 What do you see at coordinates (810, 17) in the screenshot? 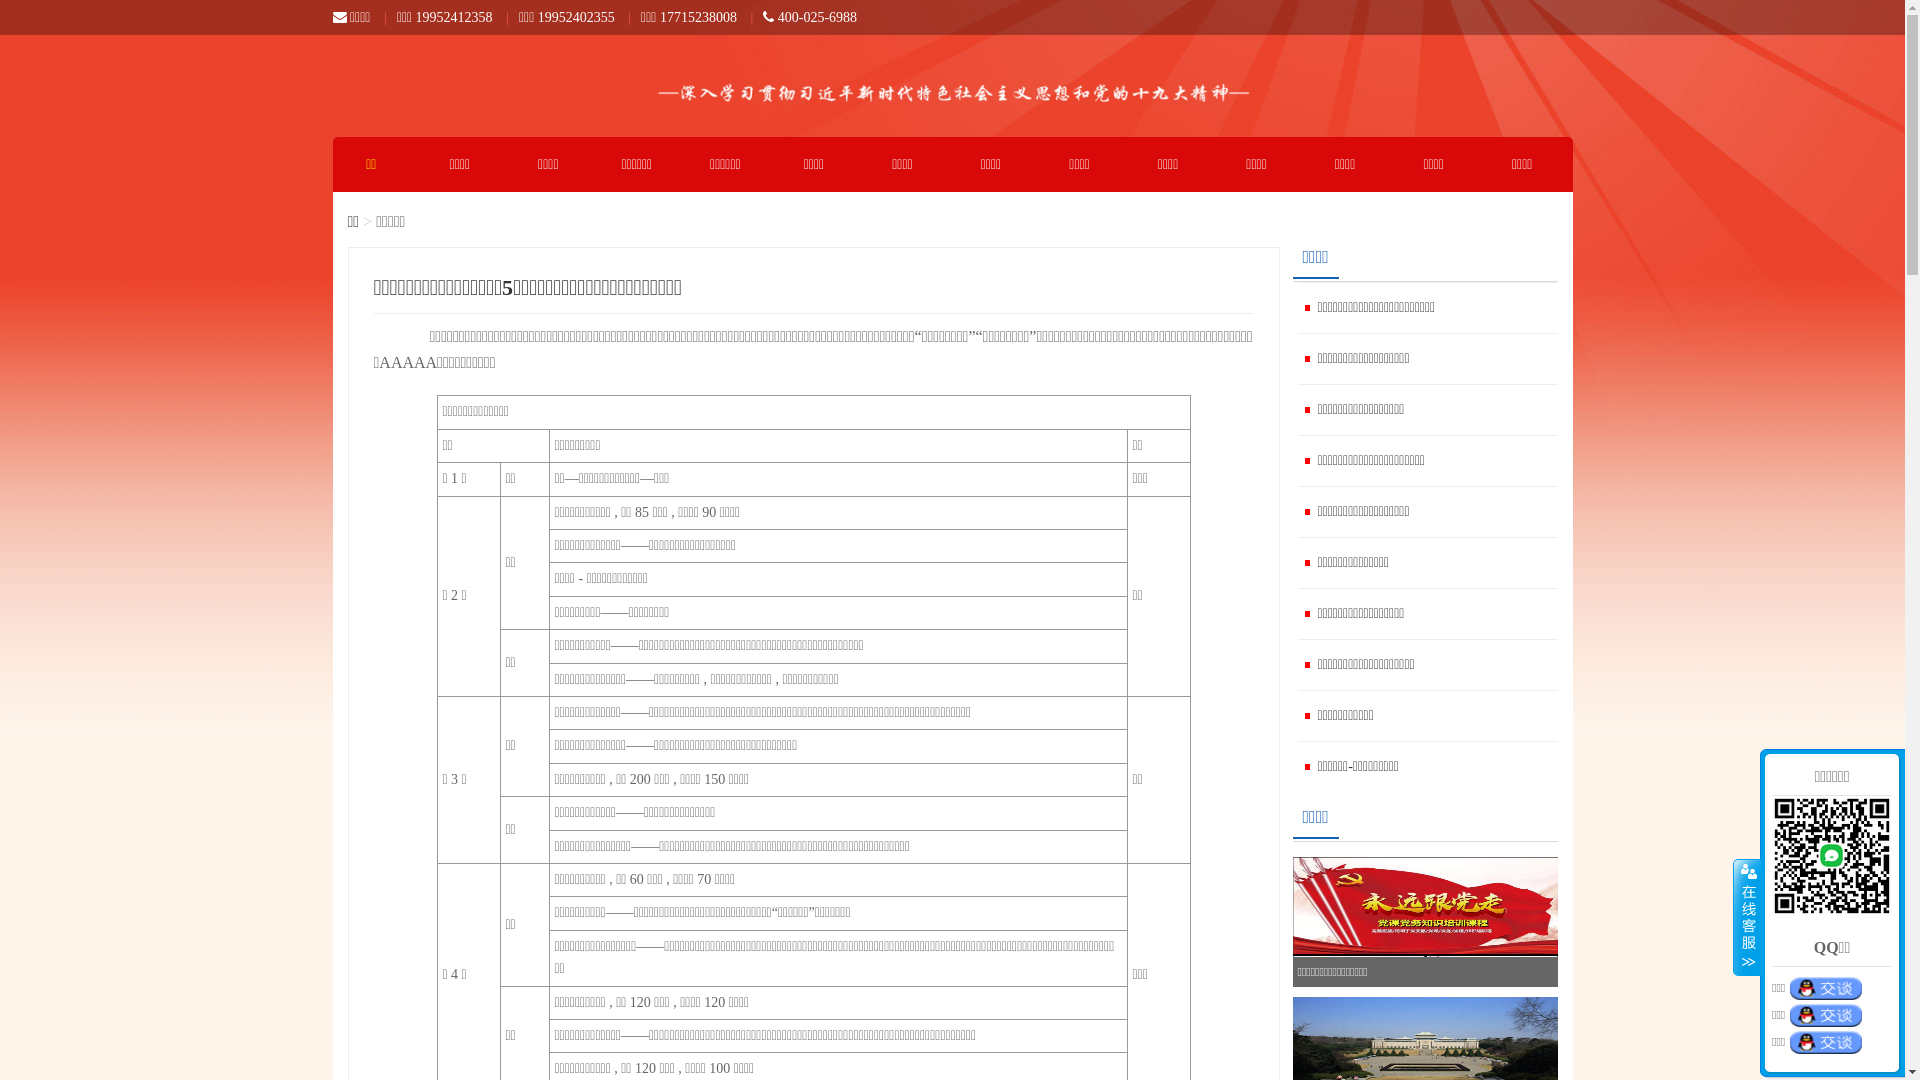
I see `'400-025-6988'` at bounding box center [810, 17].